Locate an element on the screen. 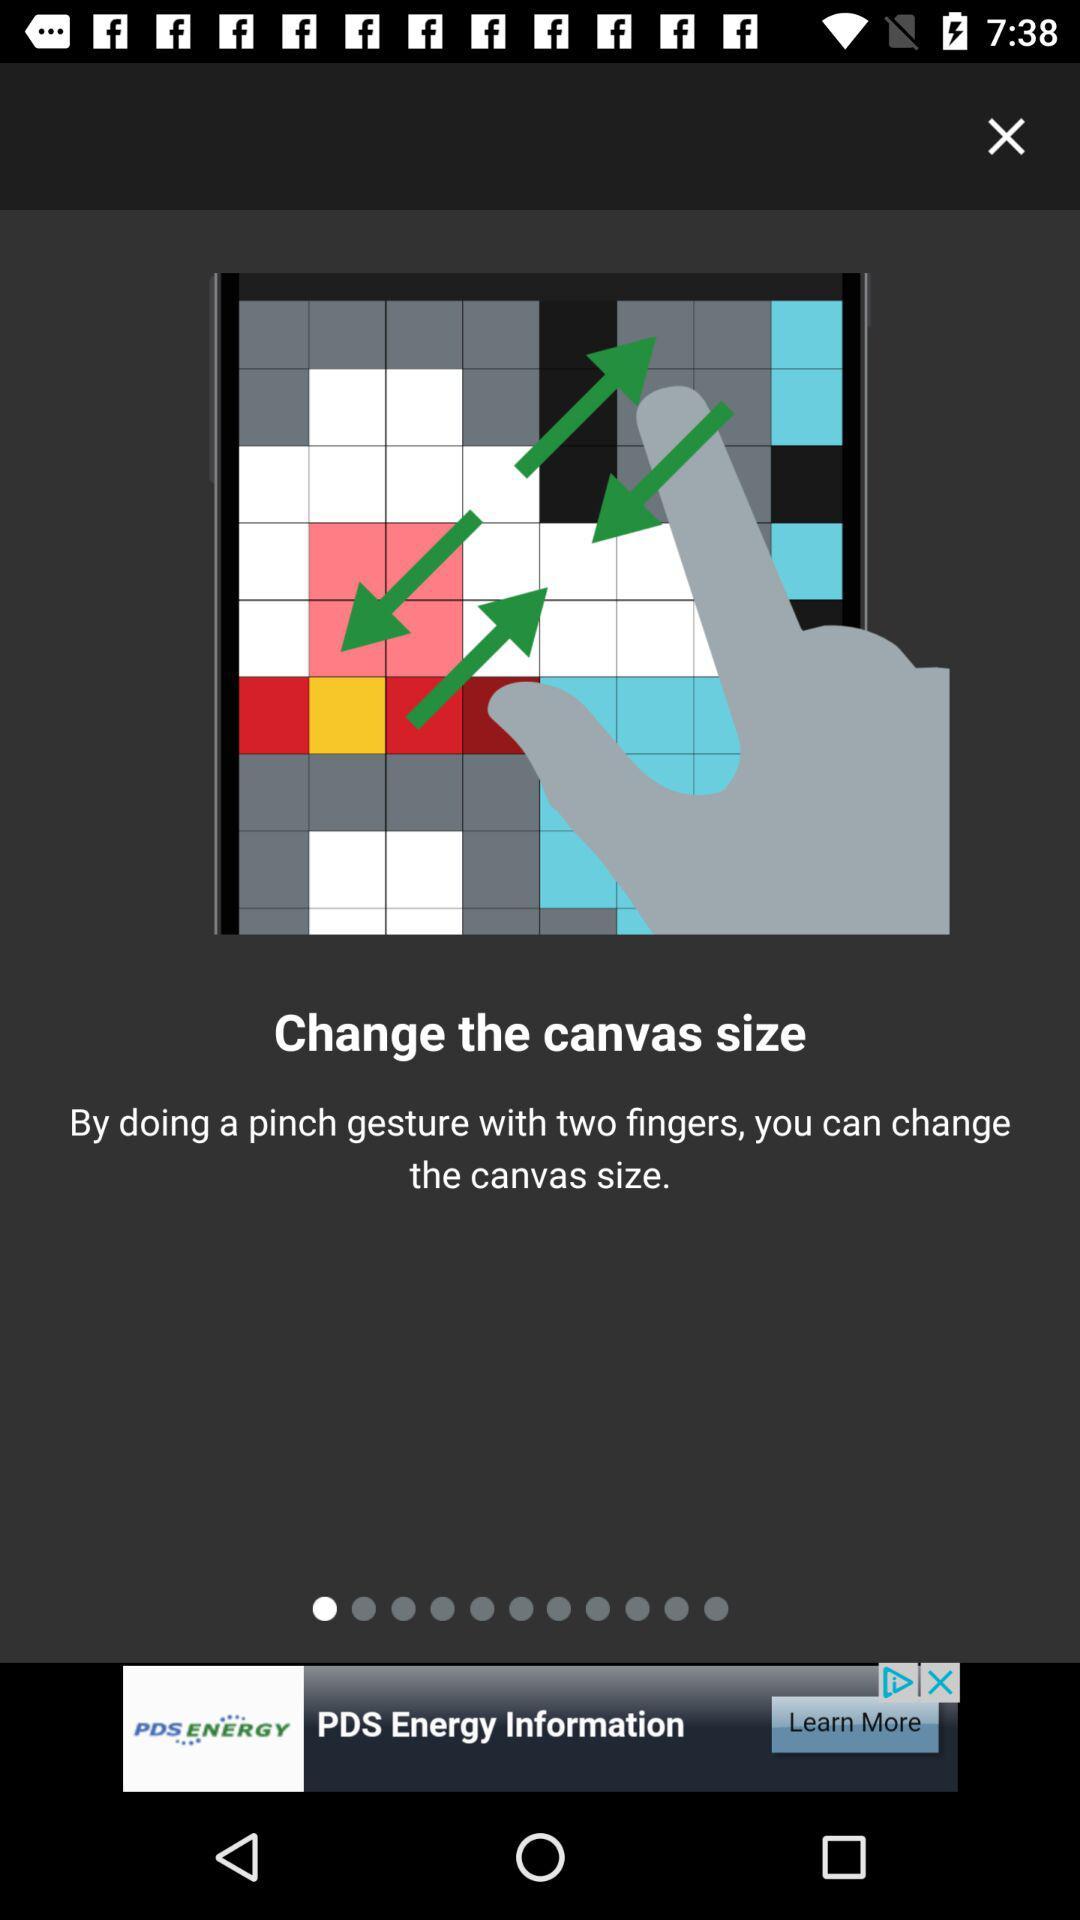  window is located at coordinates (1006, 135).